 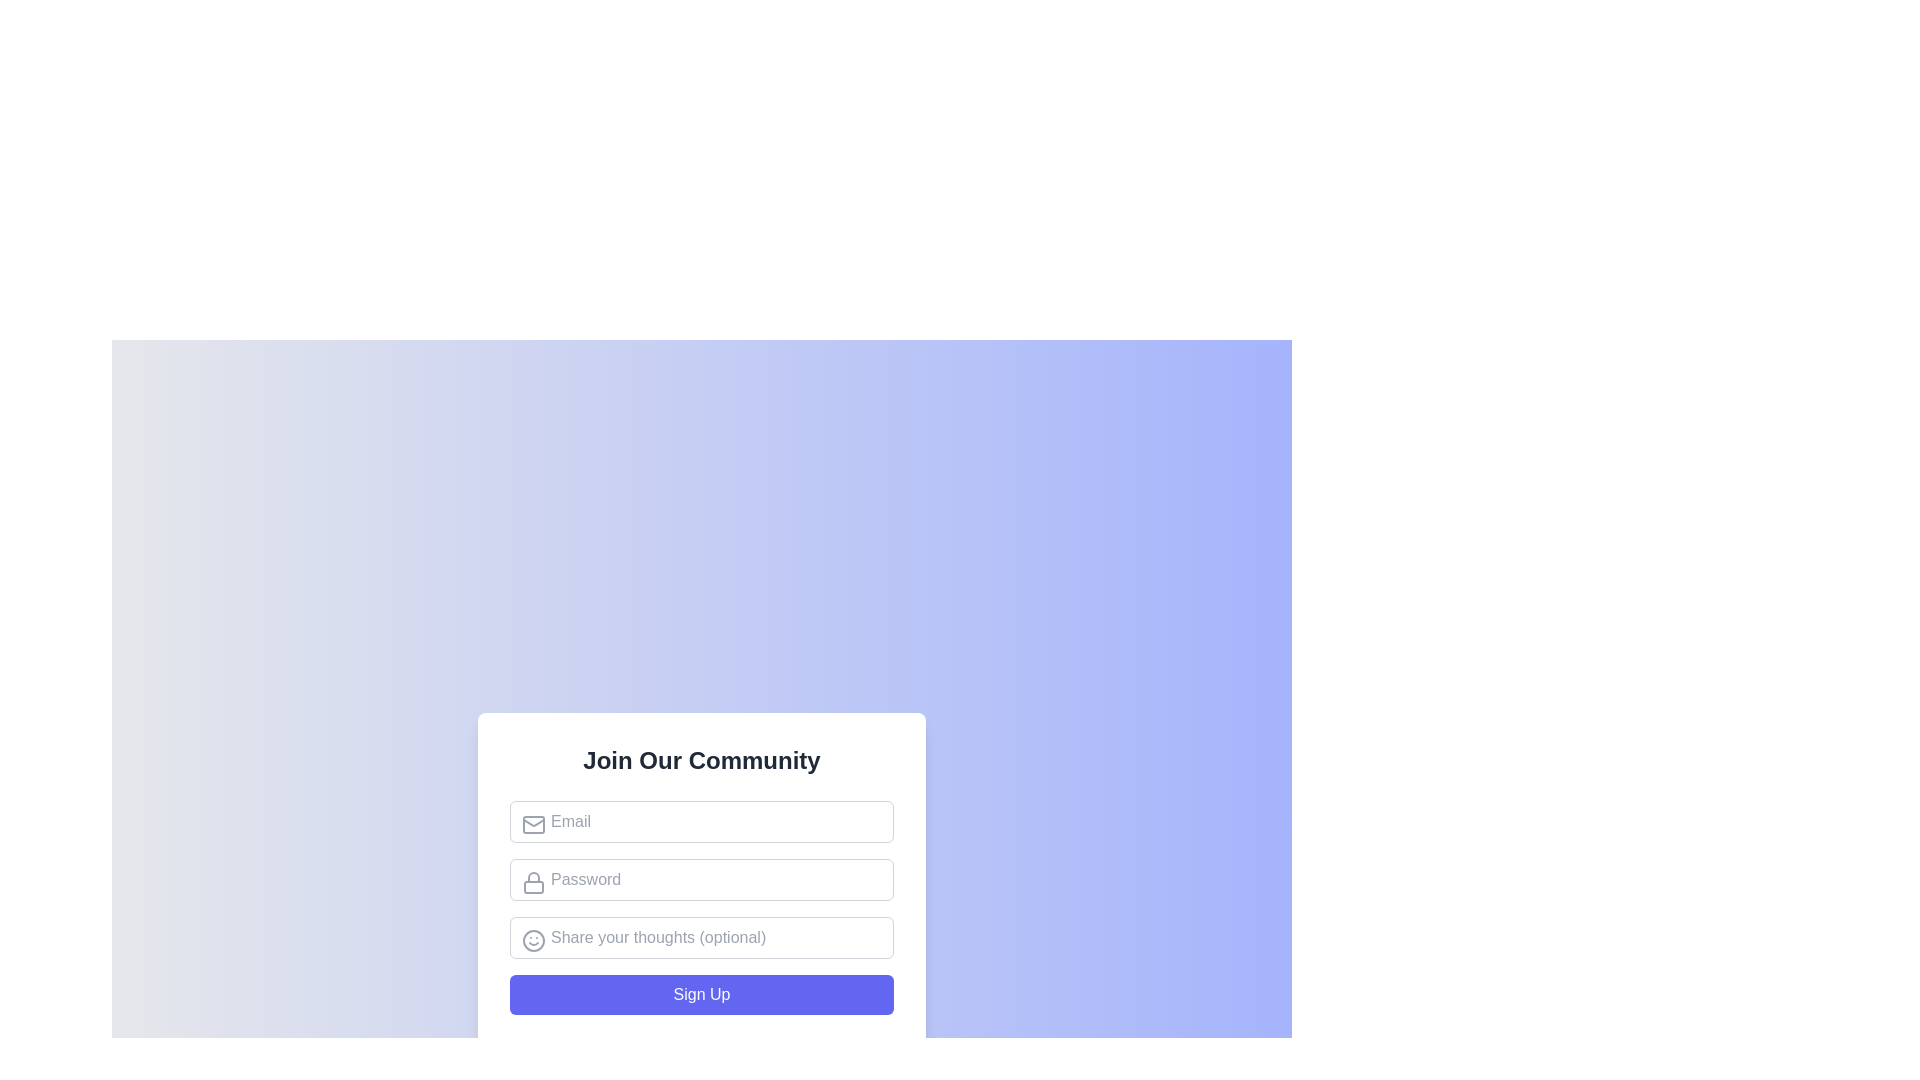 What do you see at coordinates (533, 882) in the screenshot?
I see `the Decorative lock icon located at the top left inside the 'Password' input field, indicating that the input will be treated as confidential` at bounding box center [533, 882].